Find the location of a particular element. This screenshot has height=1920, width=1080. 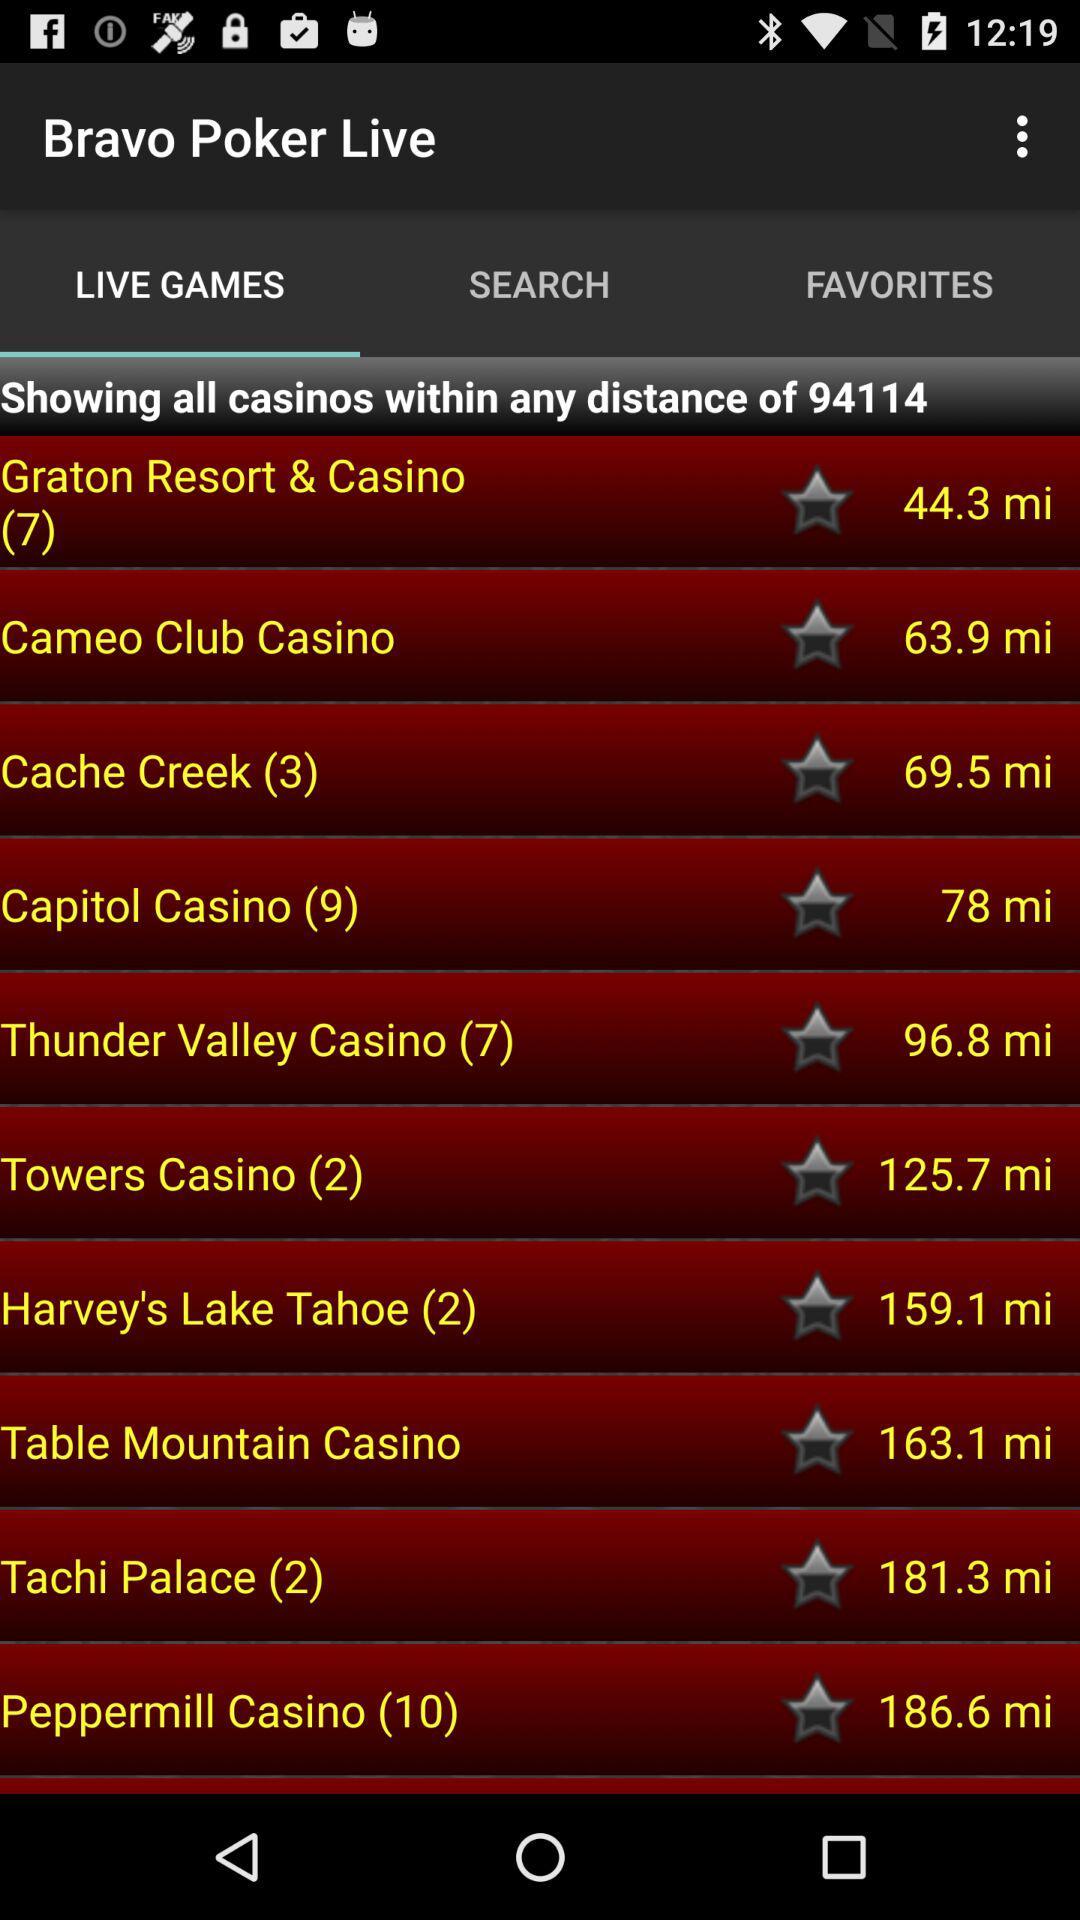

like option is located at coordinates (817, 1038).